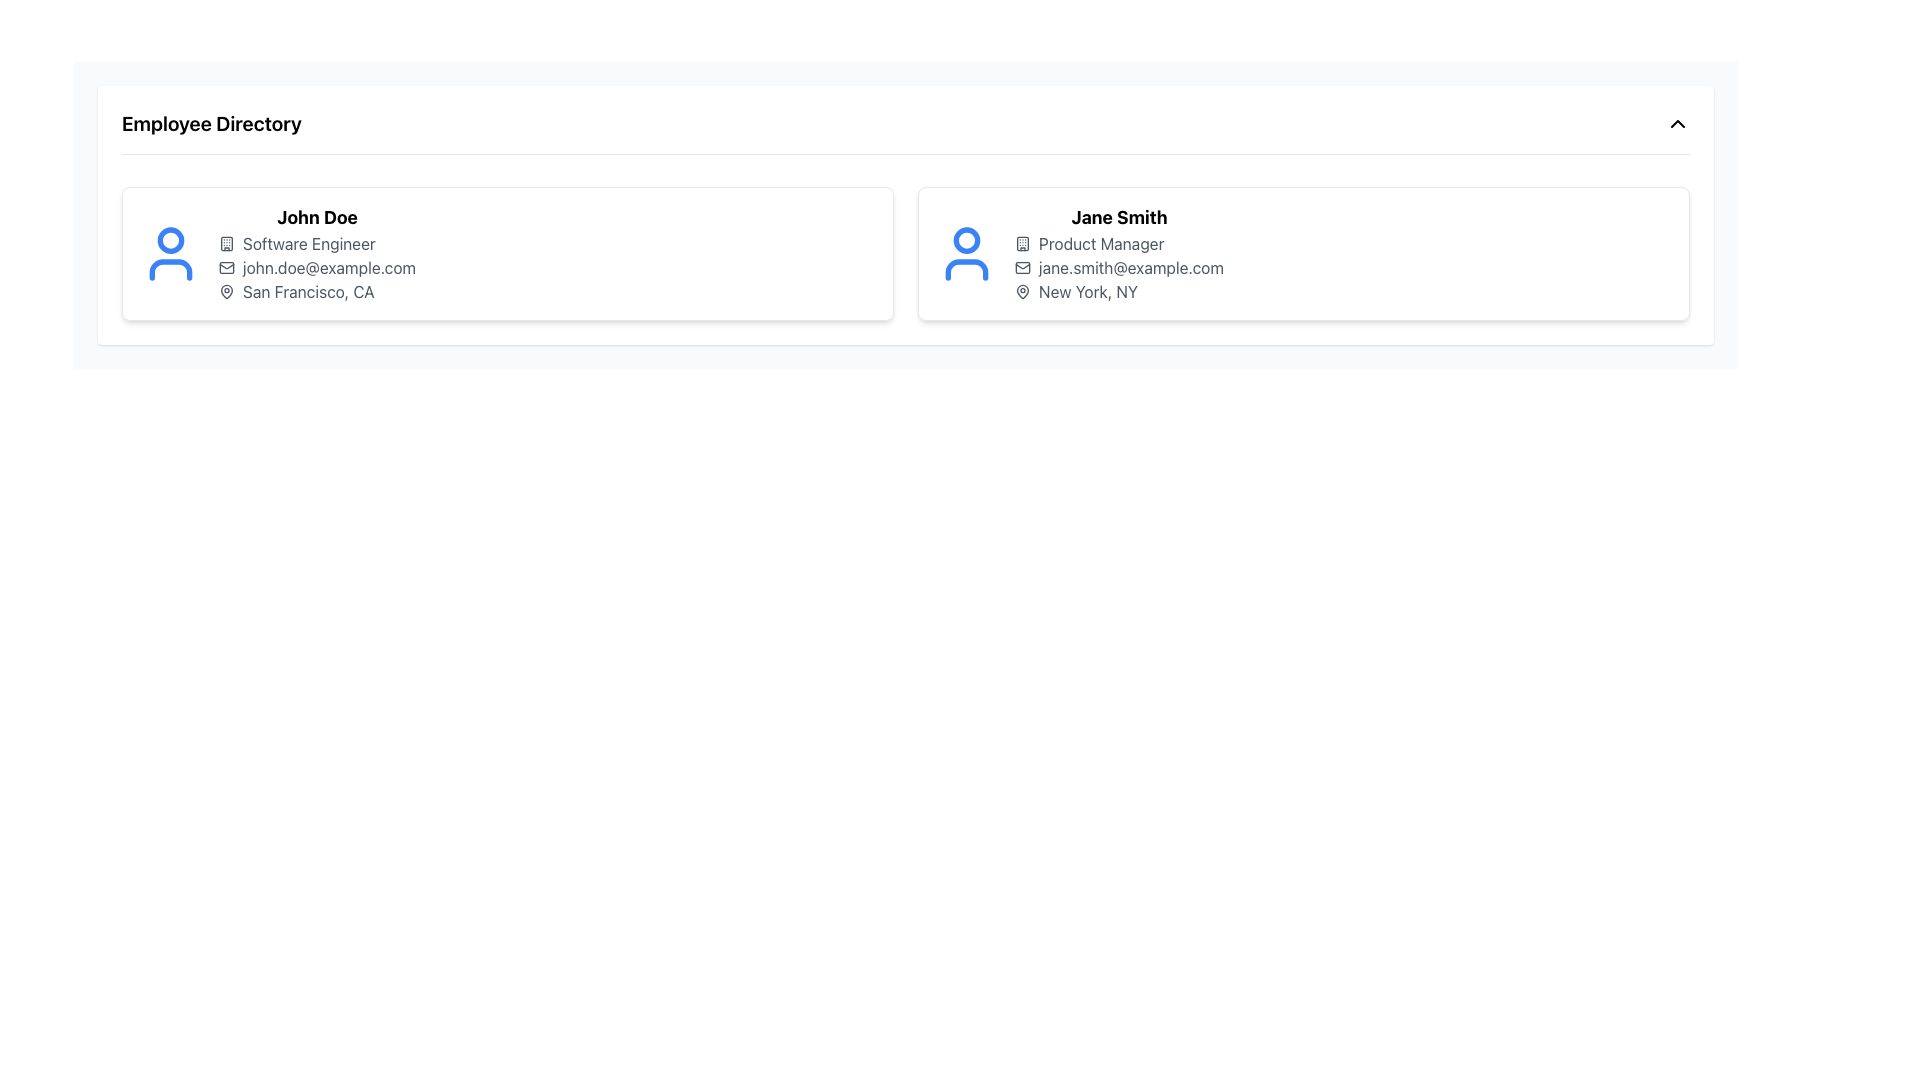 This screenshot has height=1080, width=1920. I want to click on the map pin icon located to the left of the text 'New York, NY' in the Employee Directory card for 'Jane Smith', so click(1022, 292).